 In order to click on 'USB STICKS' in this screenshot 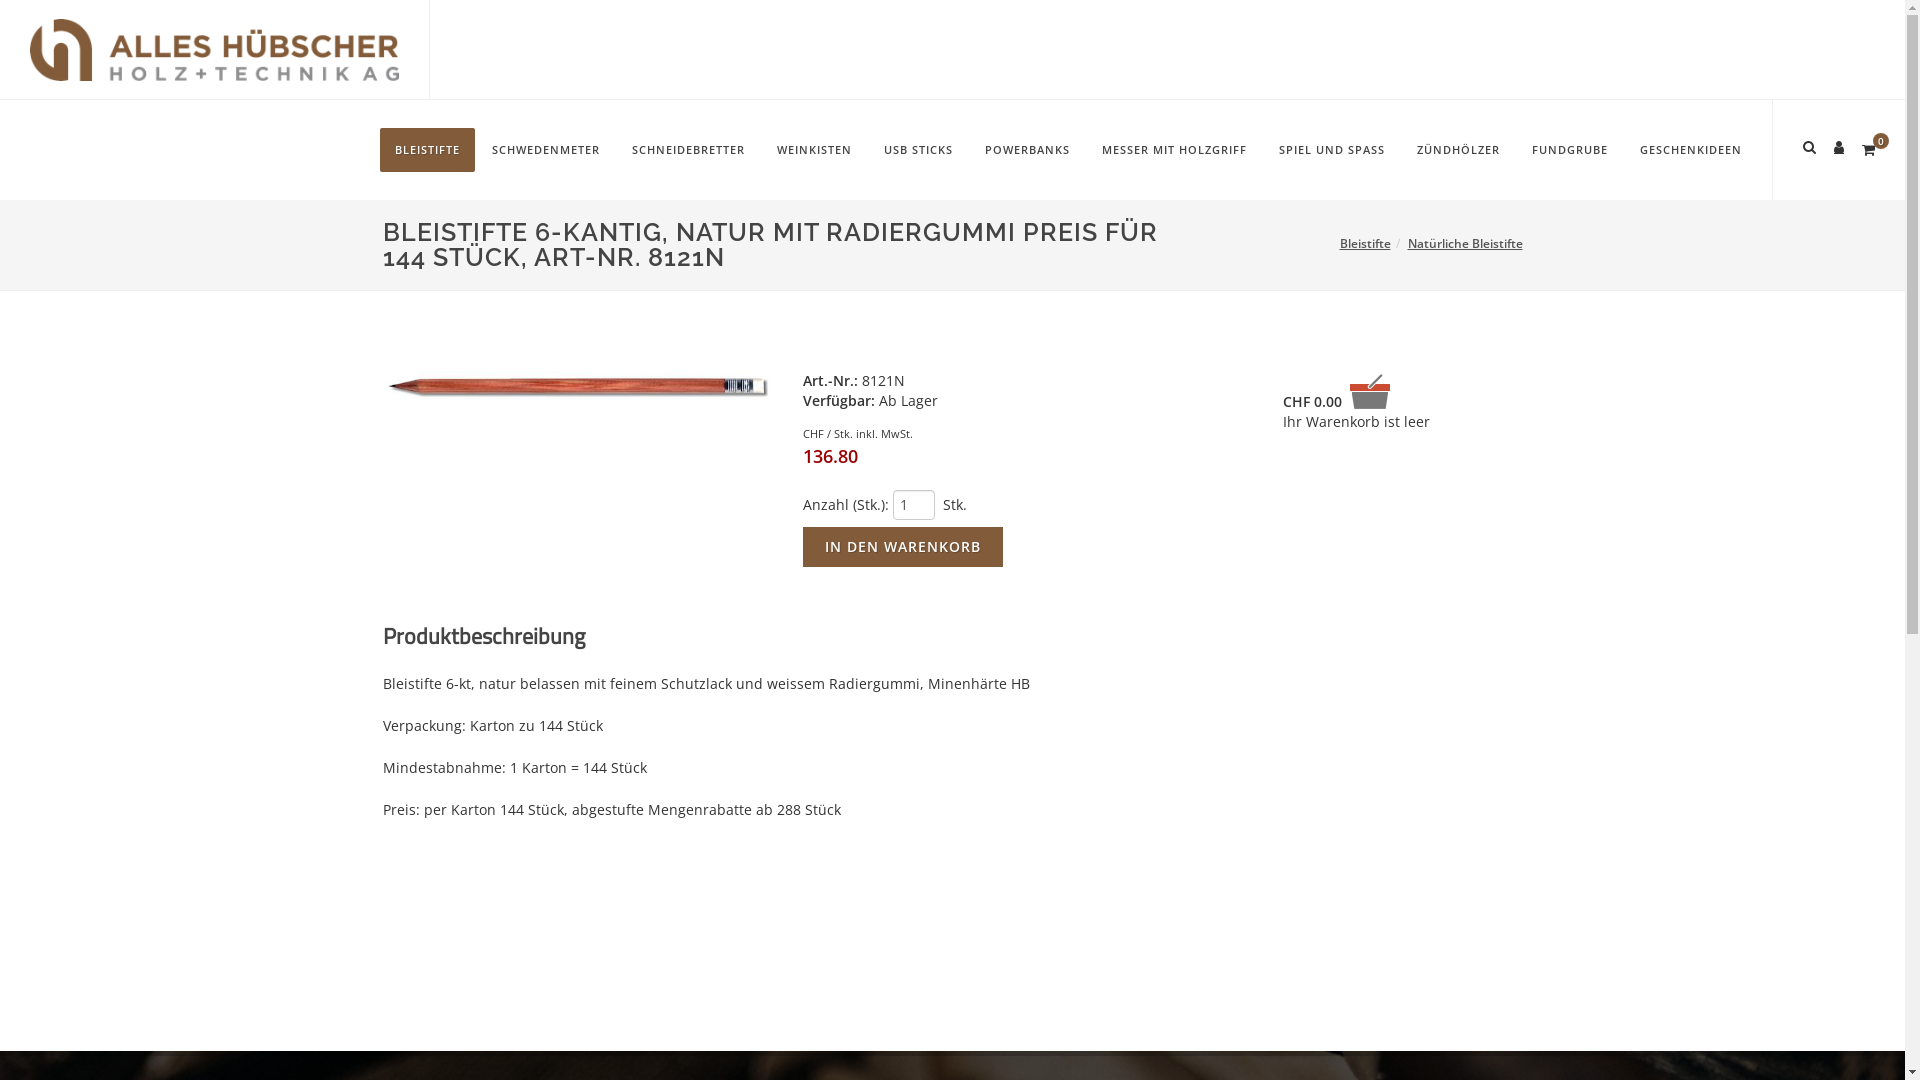, I will do `click(917, 149)`.